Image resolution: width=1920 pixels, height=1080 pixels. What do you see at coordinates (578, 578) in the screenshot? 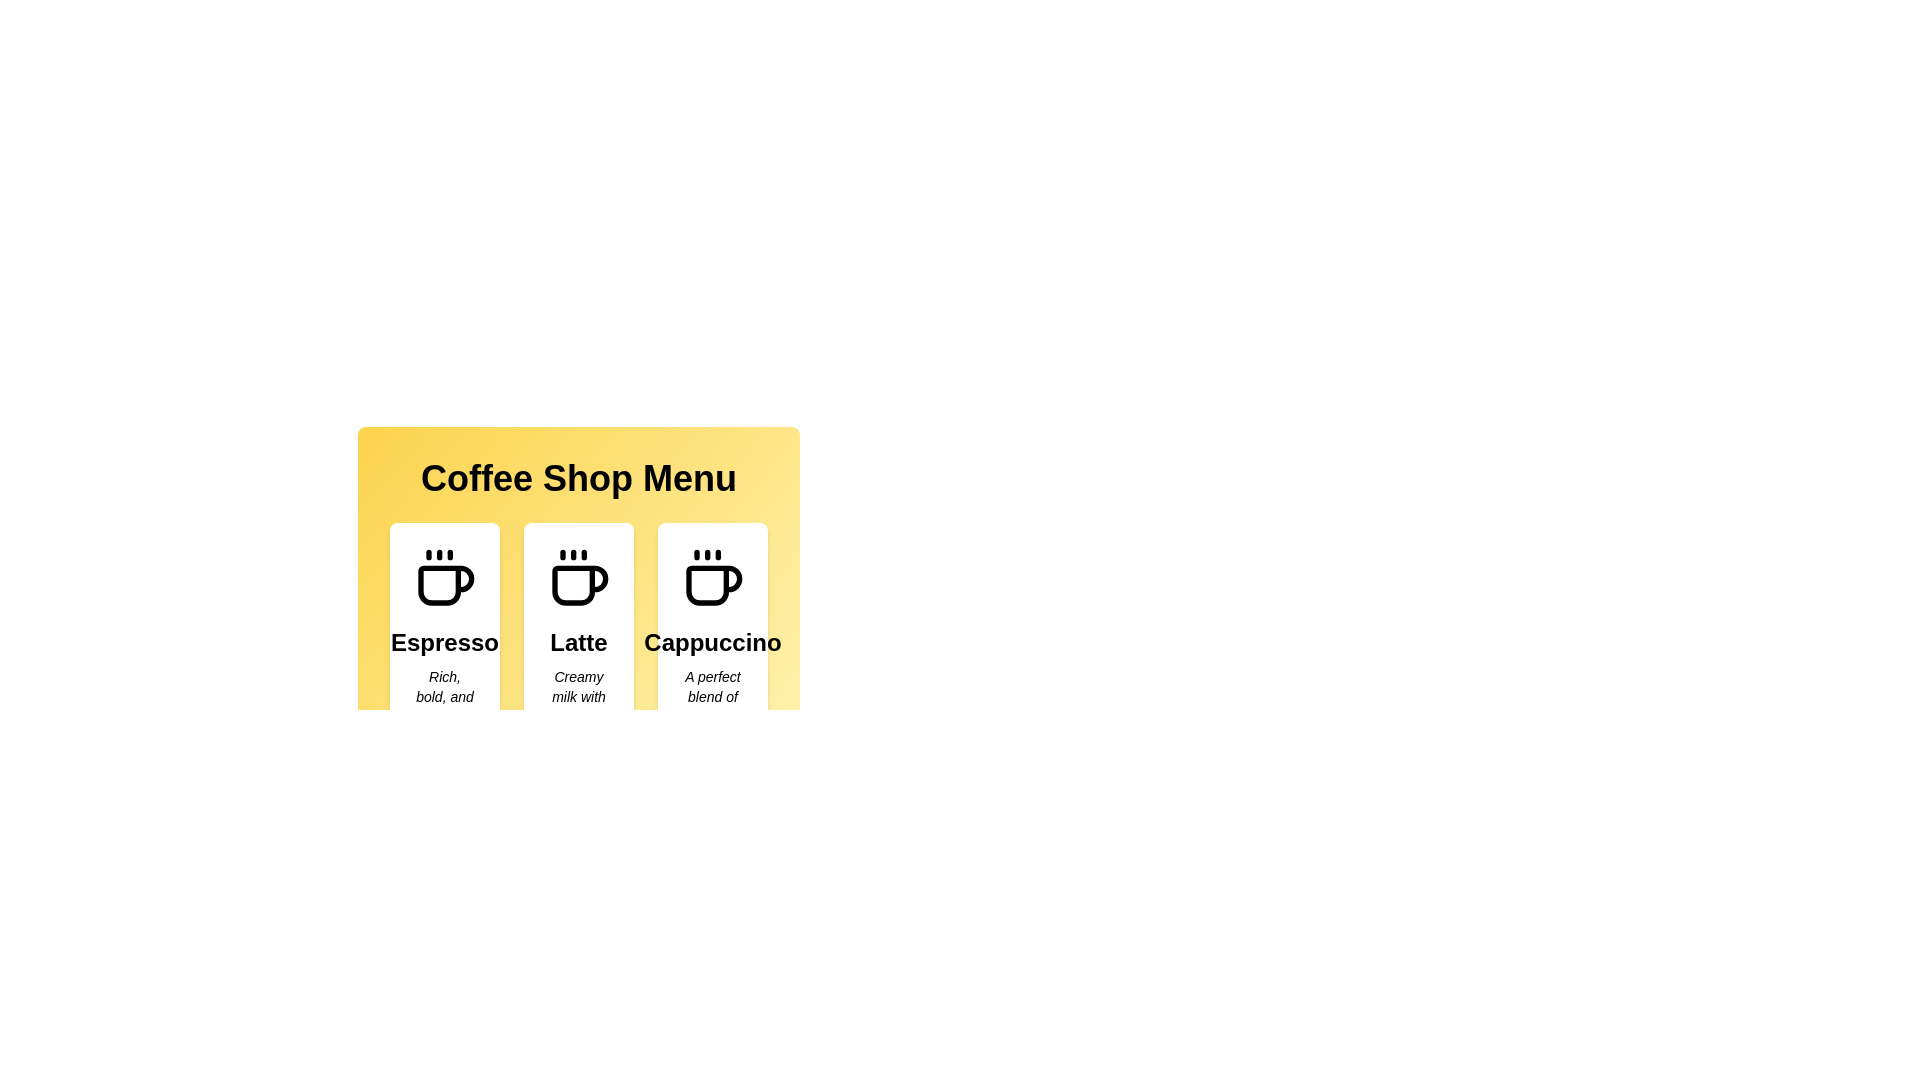
I see `the coffee icon associated with the menu item Latte` at bounding box center [578, 578].